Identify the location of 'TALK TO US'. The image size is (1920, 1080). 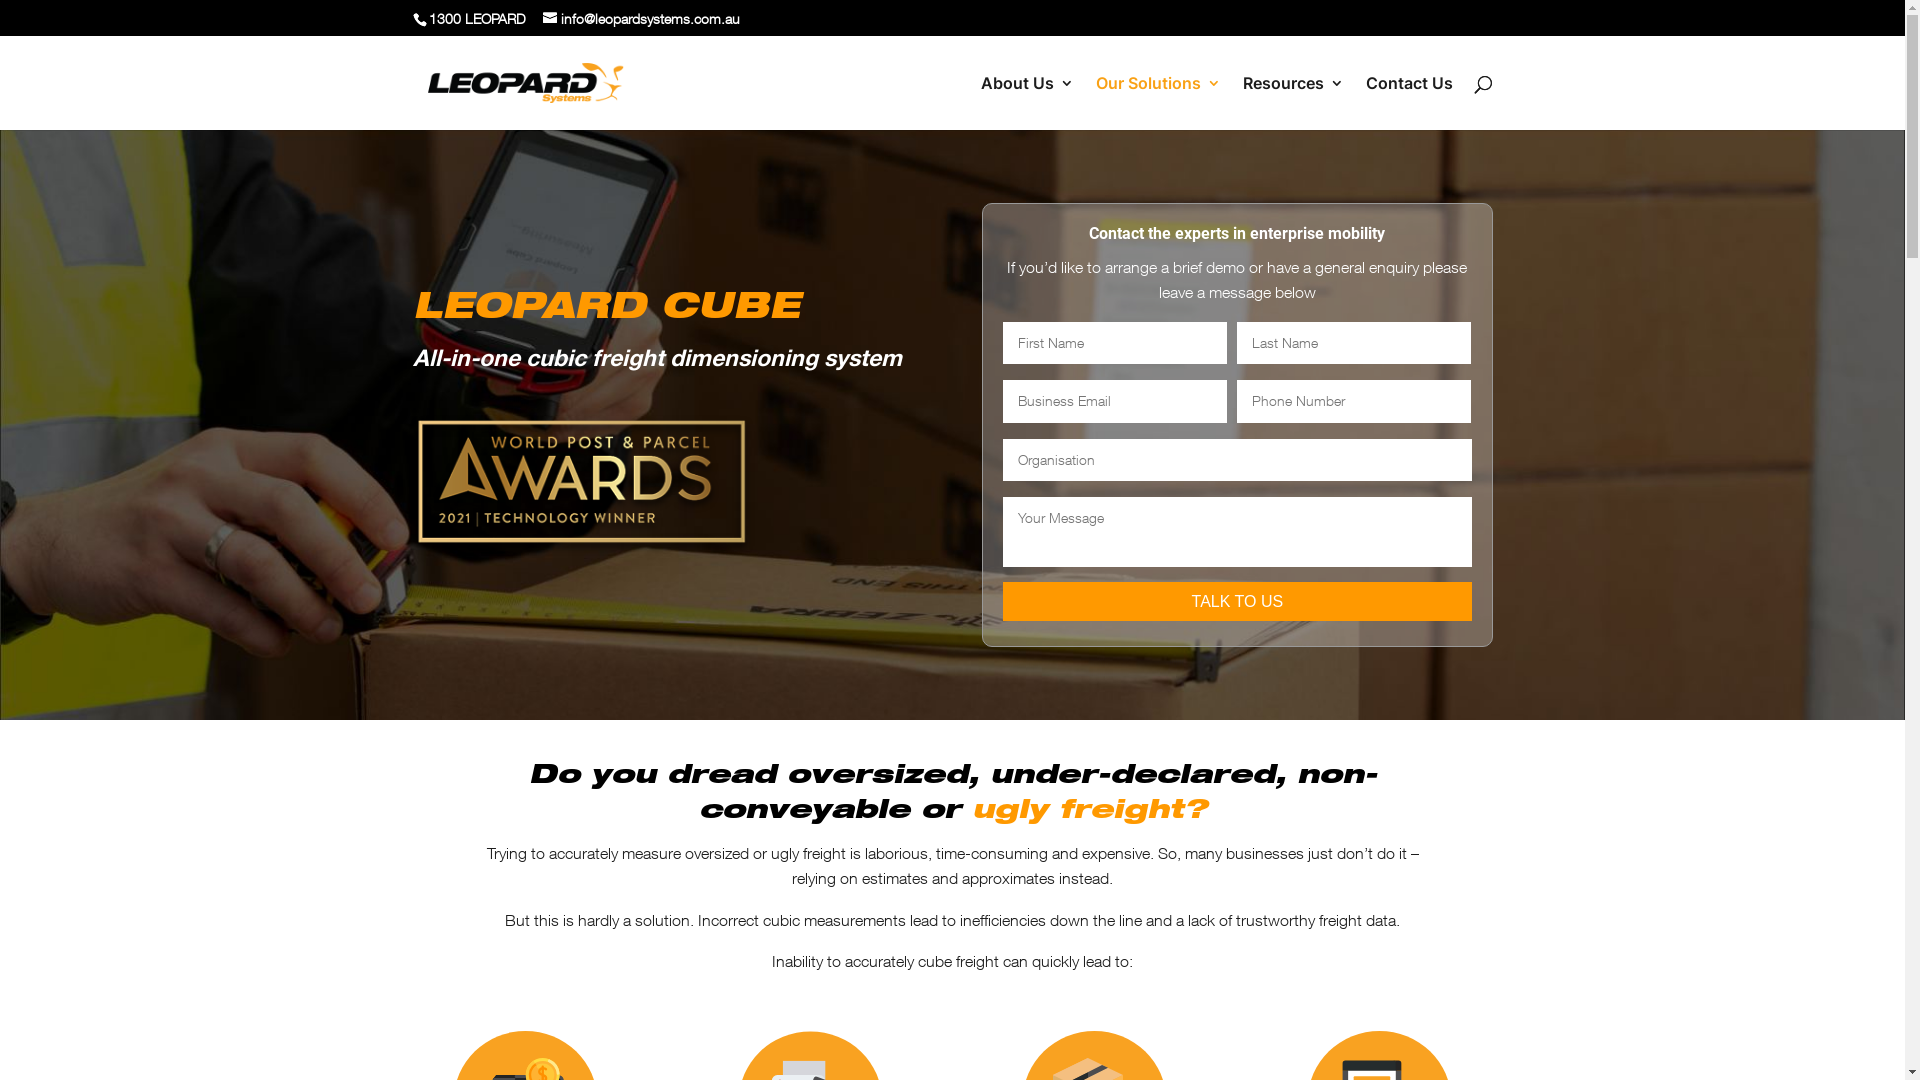
(1236, 600).